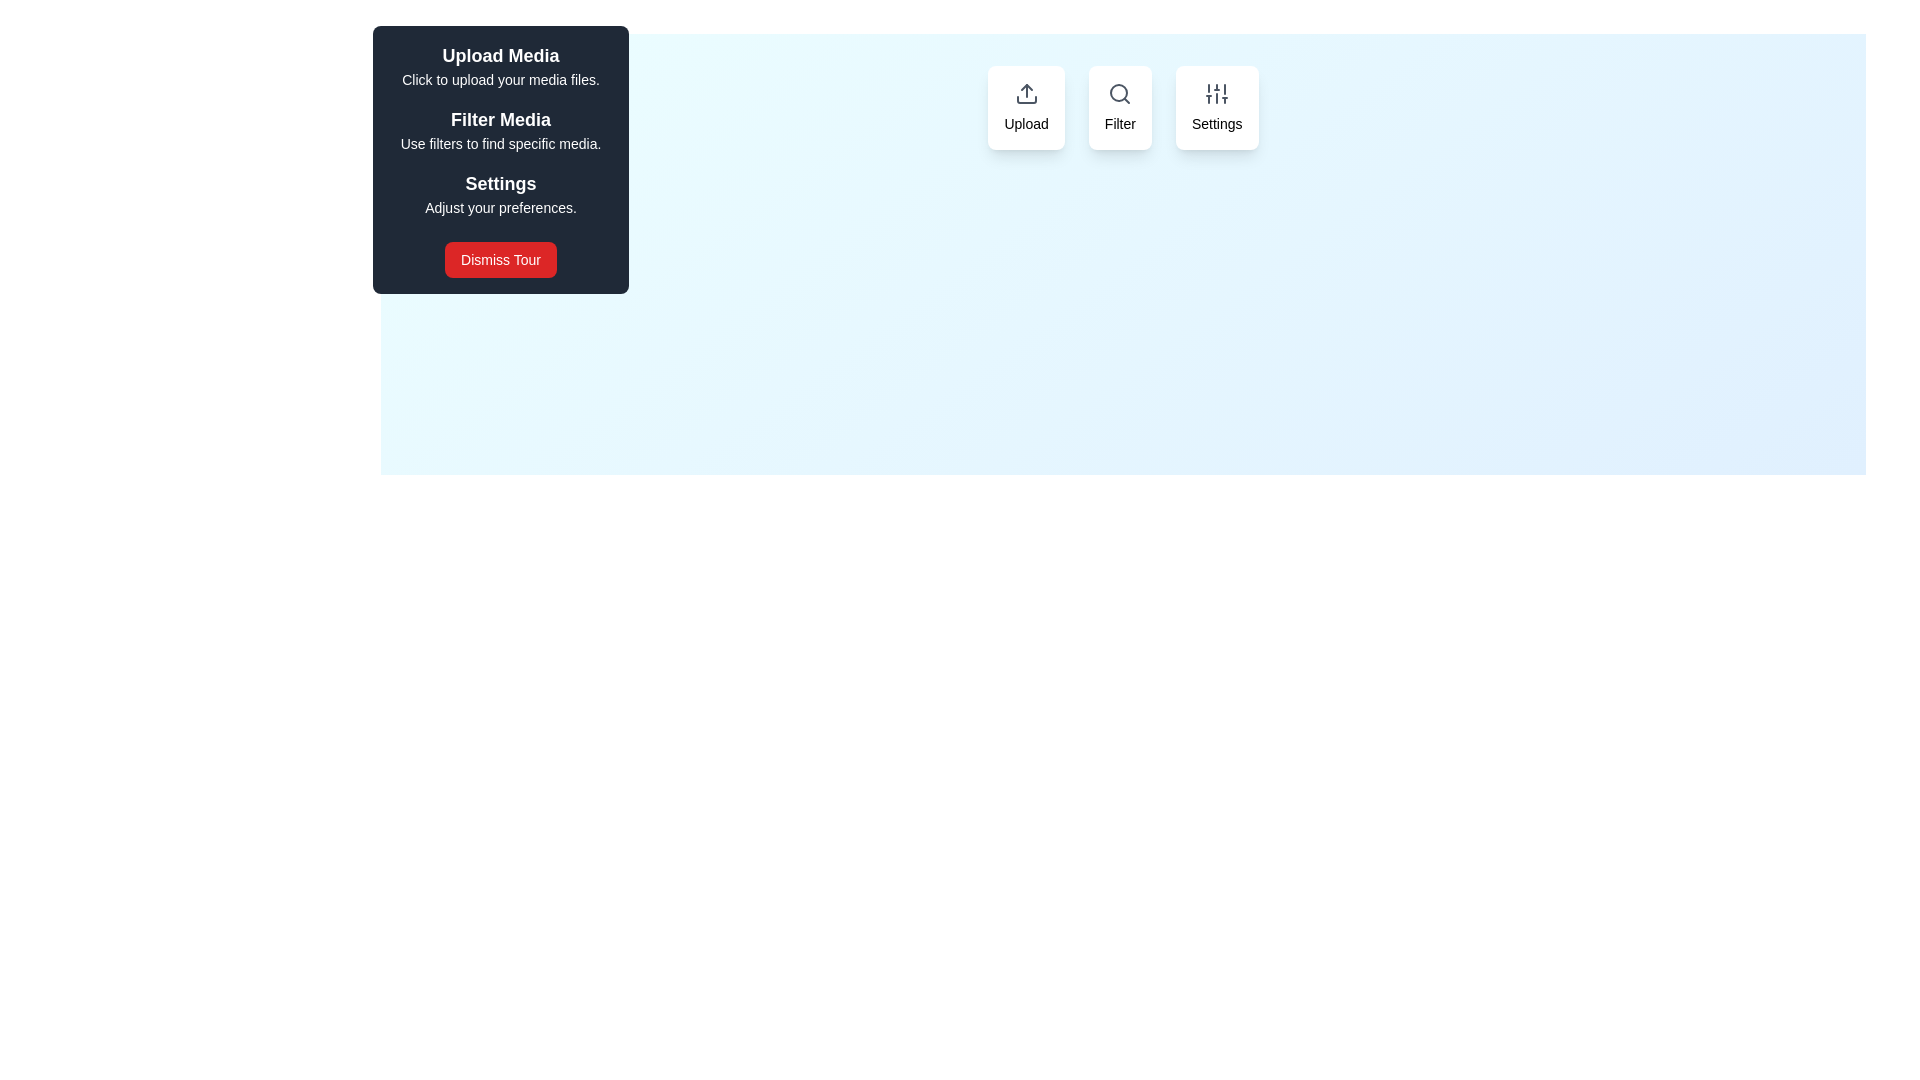  Describe the element at coordinates (500, 142) in the screenshot. I see `the informational text that provides guidance about the 'Filter Media' feature, located centrally below the title 'Filter Media' and above the 'Settings' section` at that location.